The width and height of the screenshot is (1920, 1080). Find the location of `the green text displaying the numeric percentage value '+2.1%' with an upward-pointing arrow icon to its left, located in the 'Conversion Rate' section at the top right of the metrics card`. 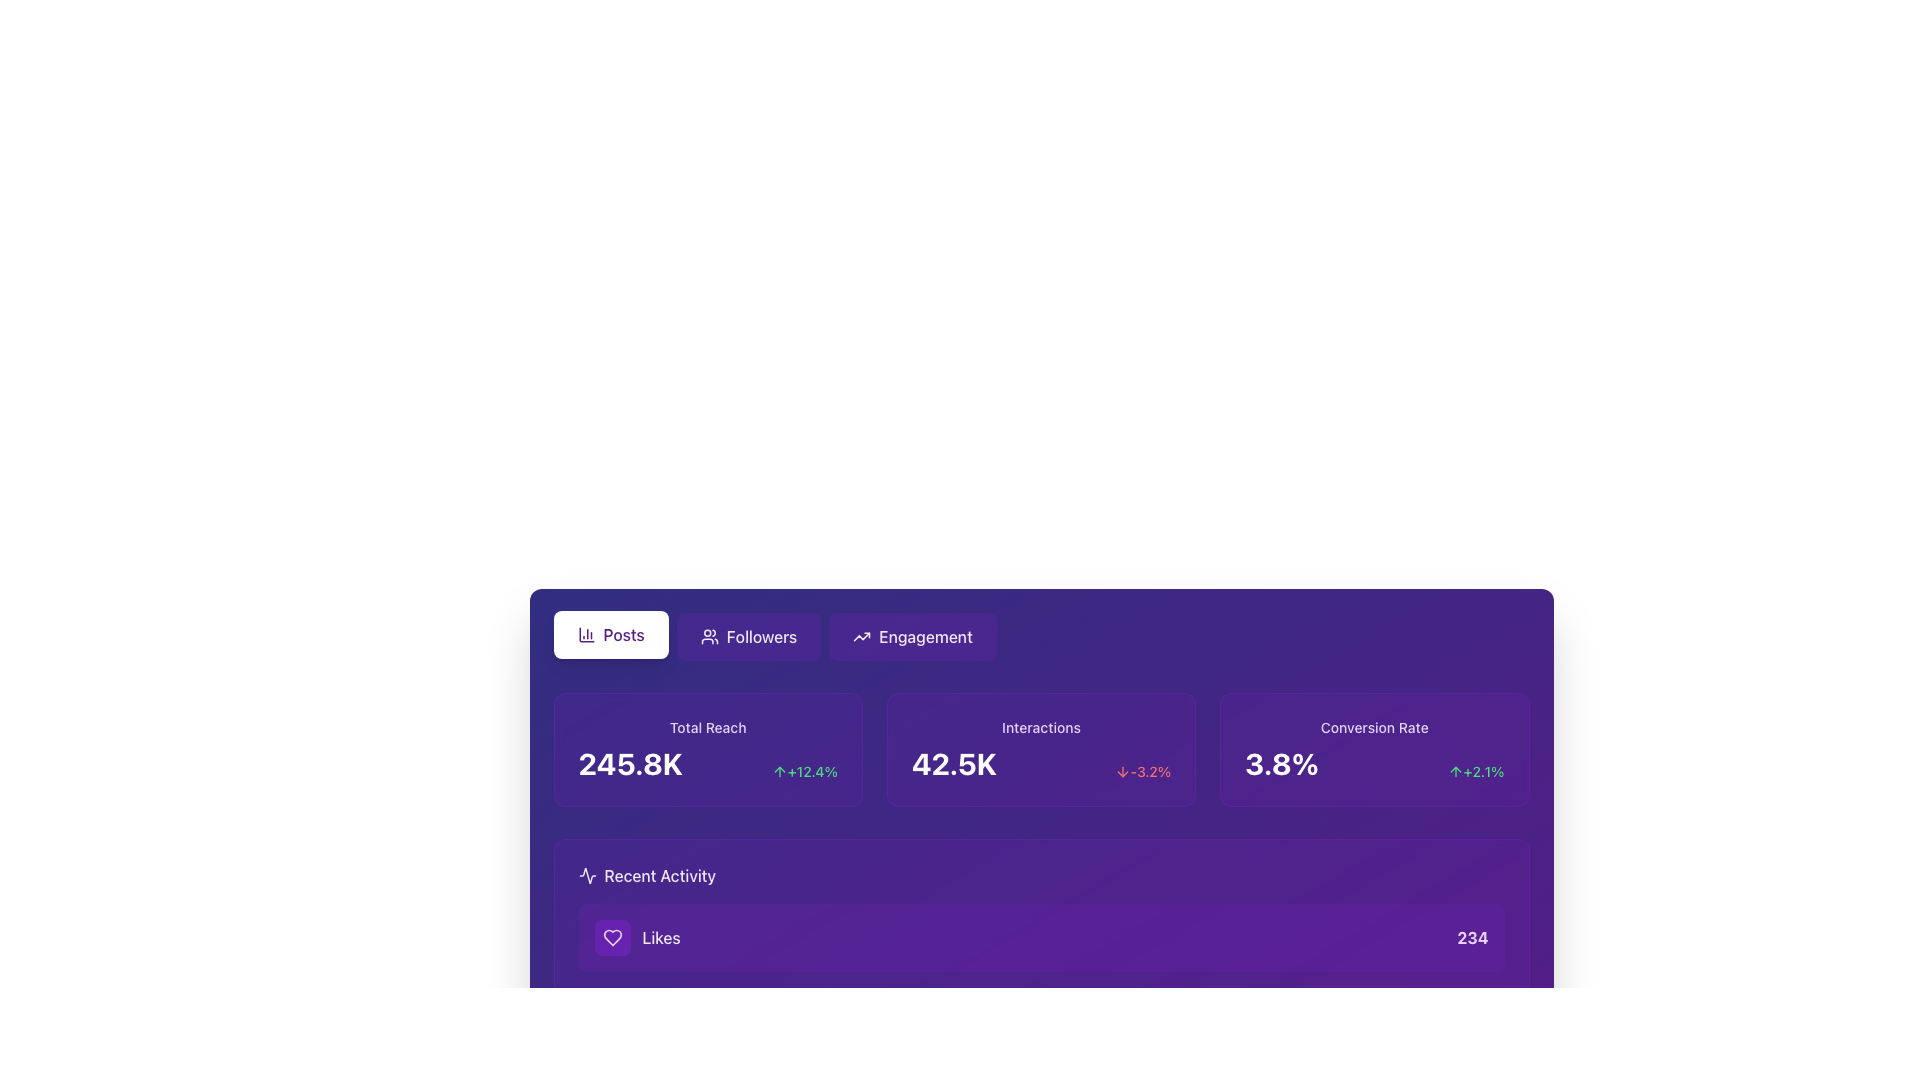

the green text displaying the numeric percentage value '+2.1%' with an upward-pointing arrow icon to its left, located in the 'Conversion Rate' section at the top right of the metrics card is located at coordinates (1476, 770).